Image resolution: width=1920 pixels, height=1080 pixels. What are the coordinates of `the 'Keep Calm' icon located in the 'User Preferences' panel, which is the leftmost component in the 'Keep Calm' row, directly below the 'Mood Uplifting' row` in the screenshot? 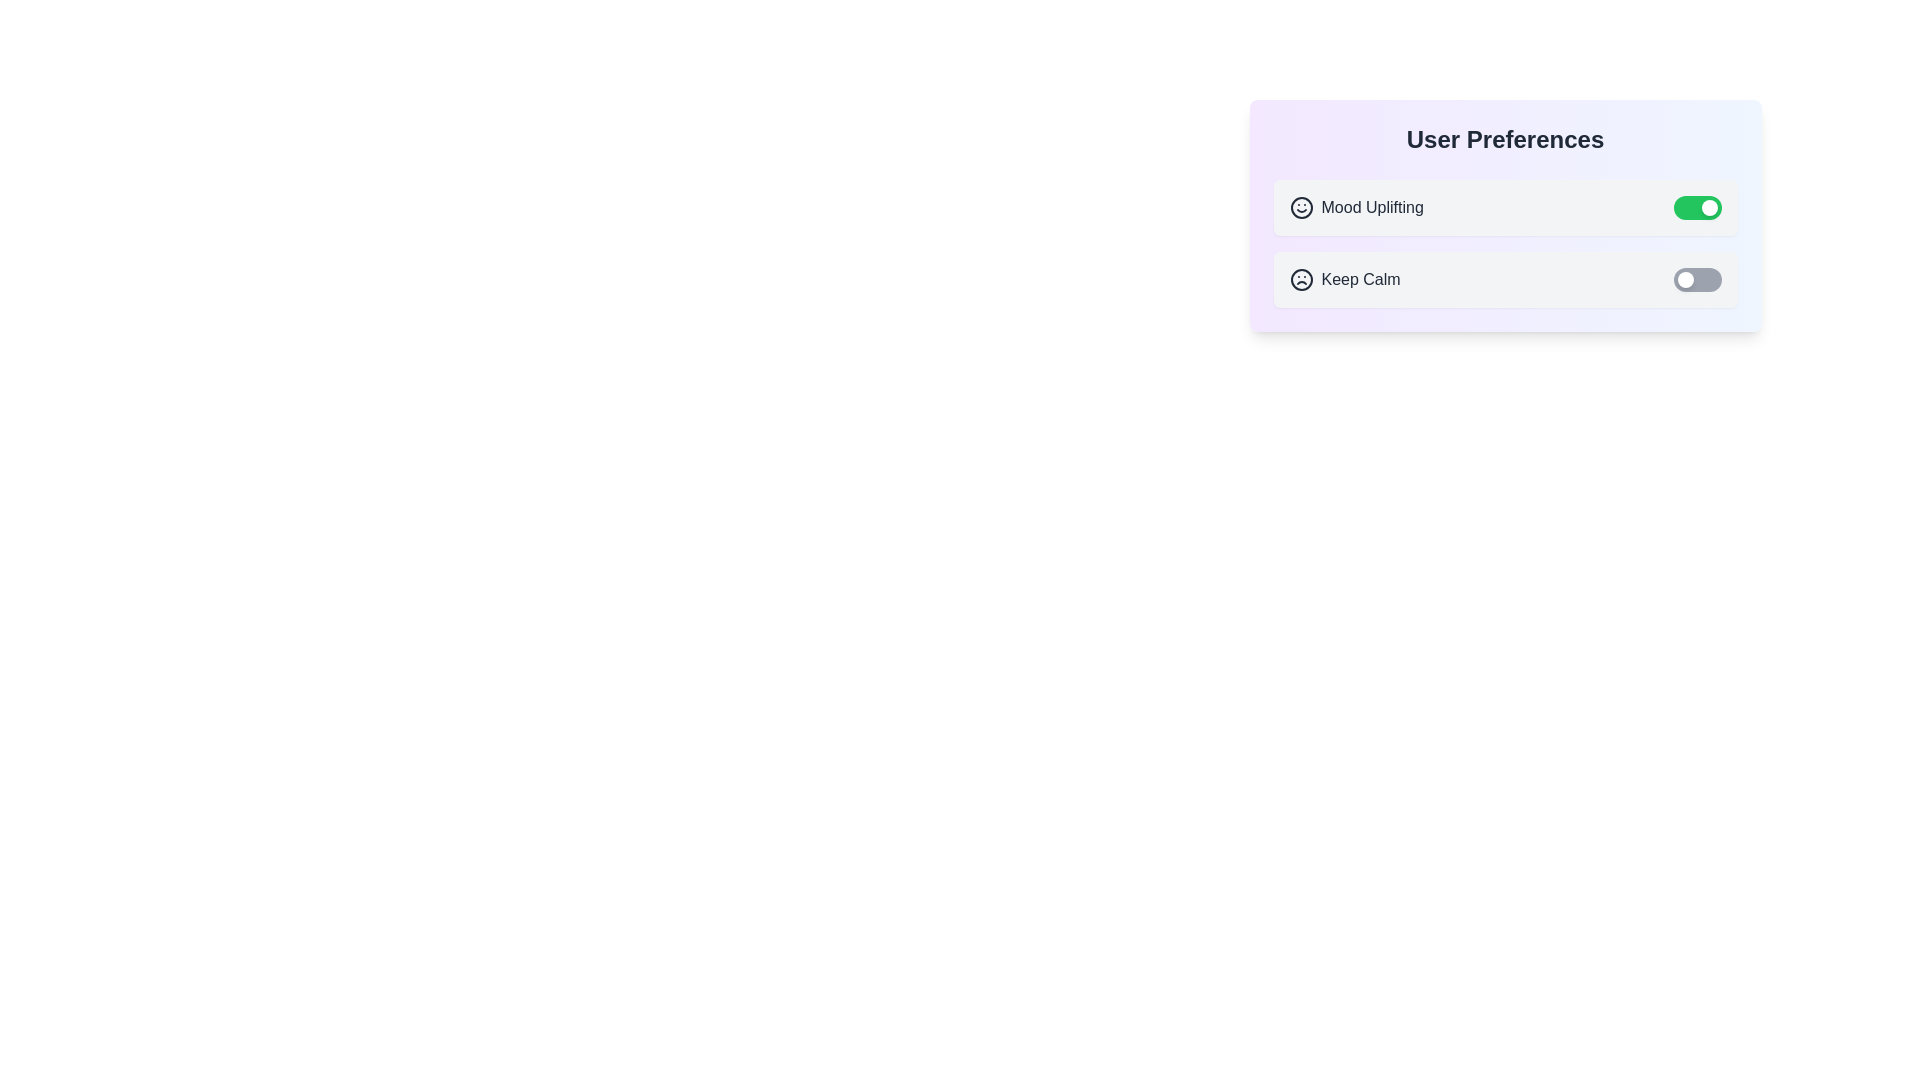 It's located at (1301, 280).